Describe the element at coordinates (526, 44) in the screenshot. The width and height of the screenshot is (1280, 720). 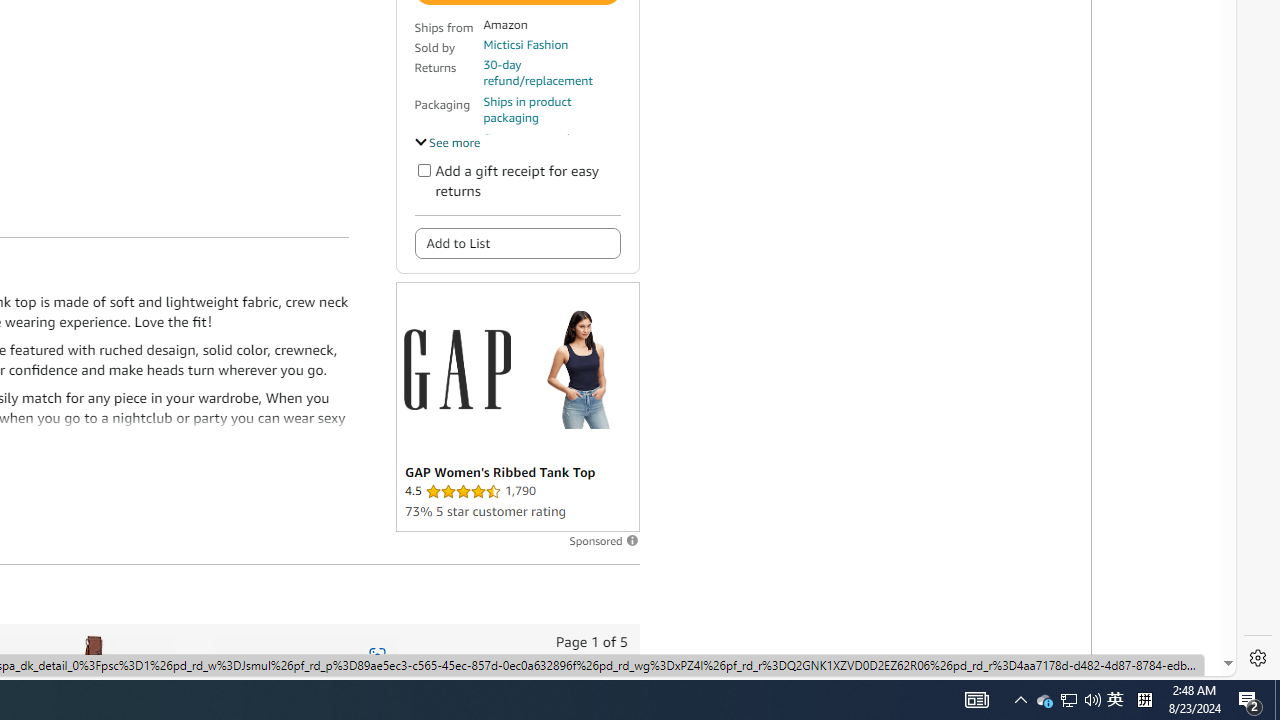
I see `'Micticsi Fashion'` at that location.